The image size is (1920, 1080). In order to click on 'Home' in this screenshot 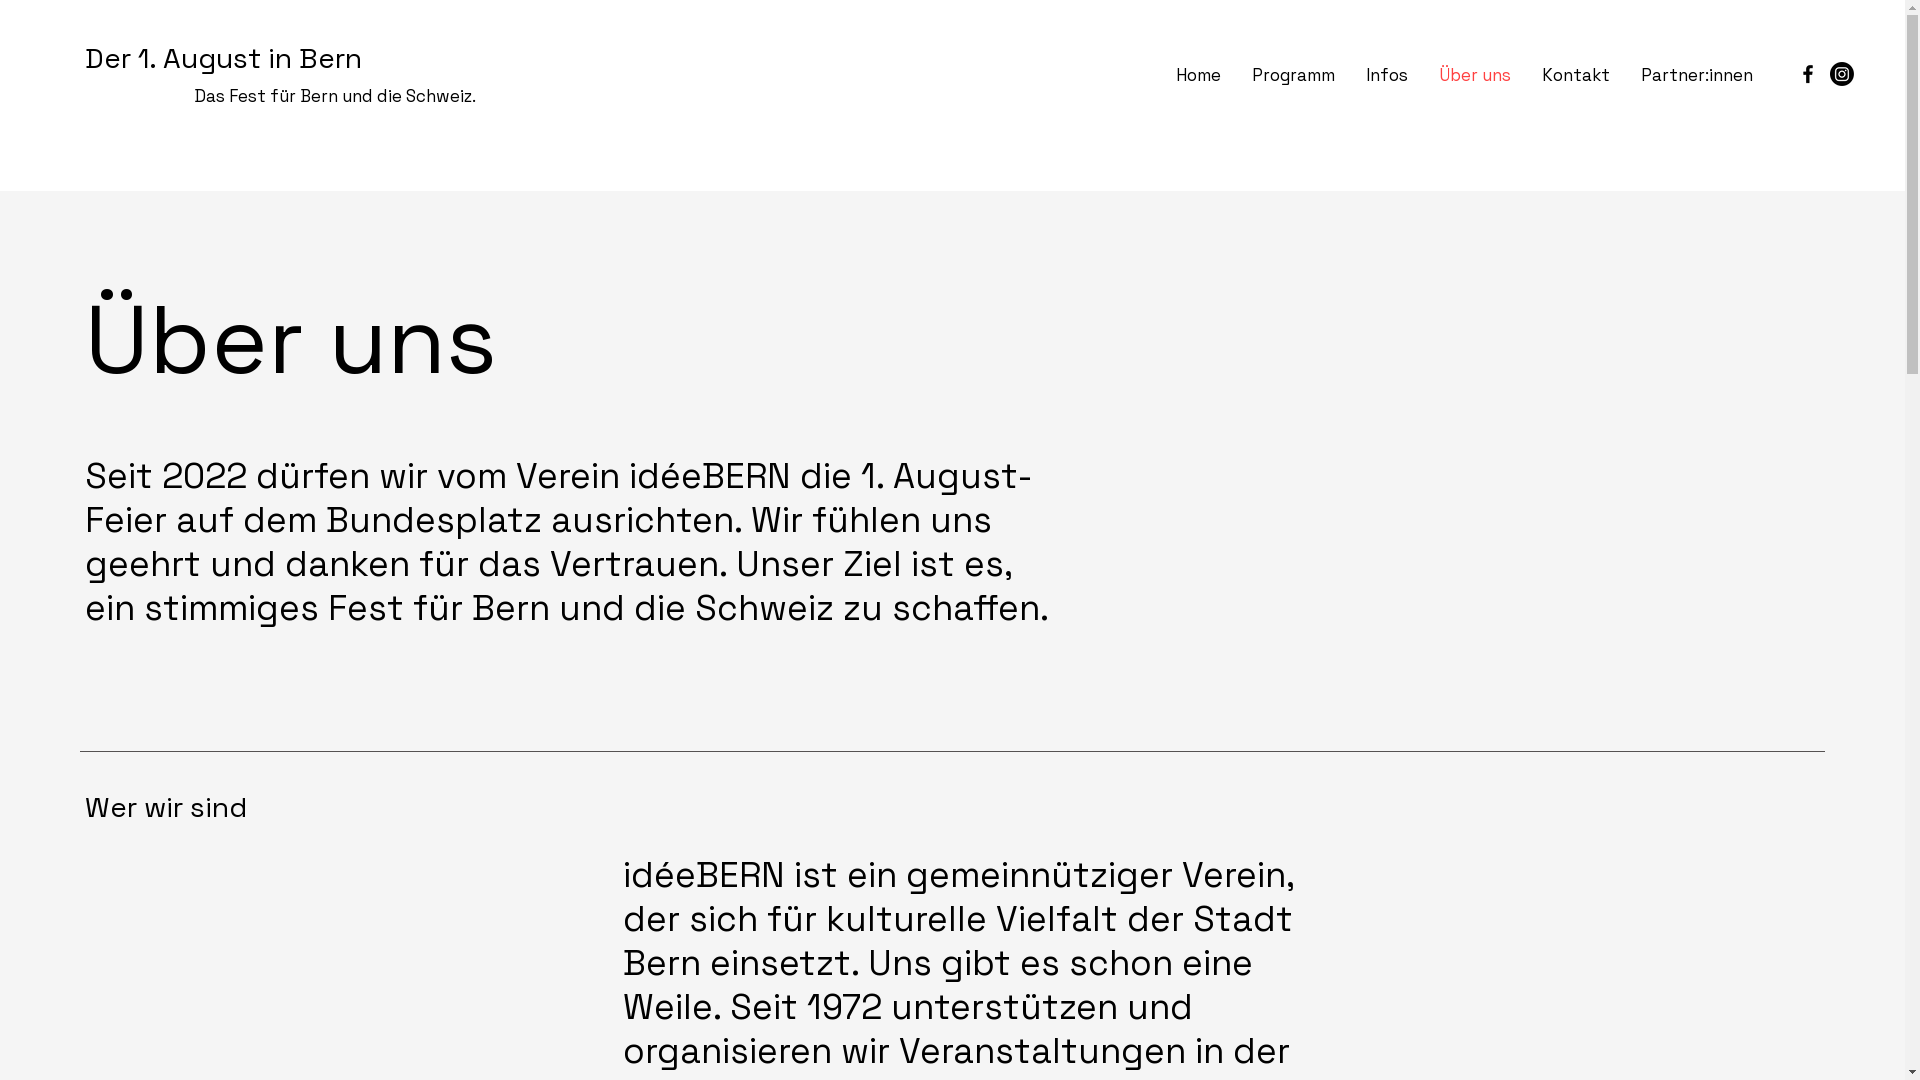, I will do `click(1160, 73)`.